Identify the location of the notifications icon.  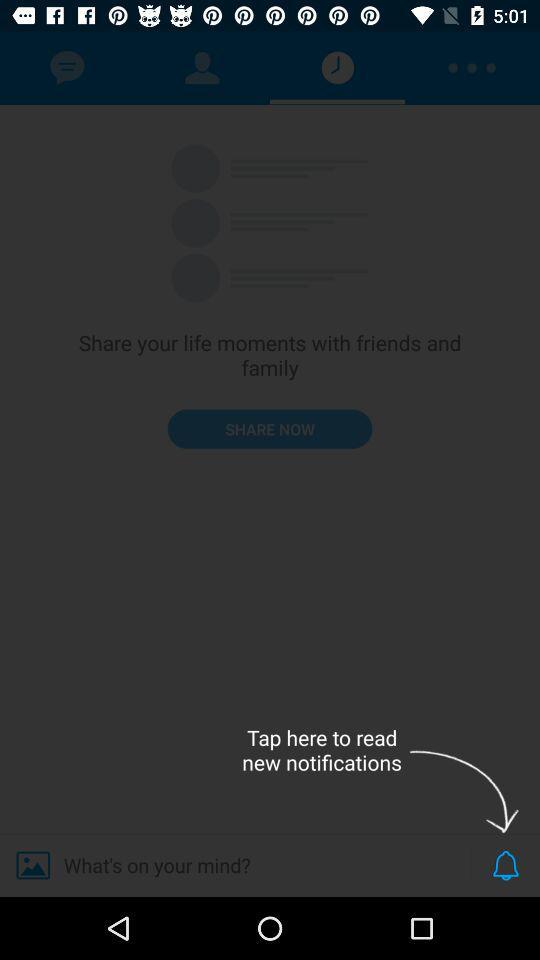
(504, 864).